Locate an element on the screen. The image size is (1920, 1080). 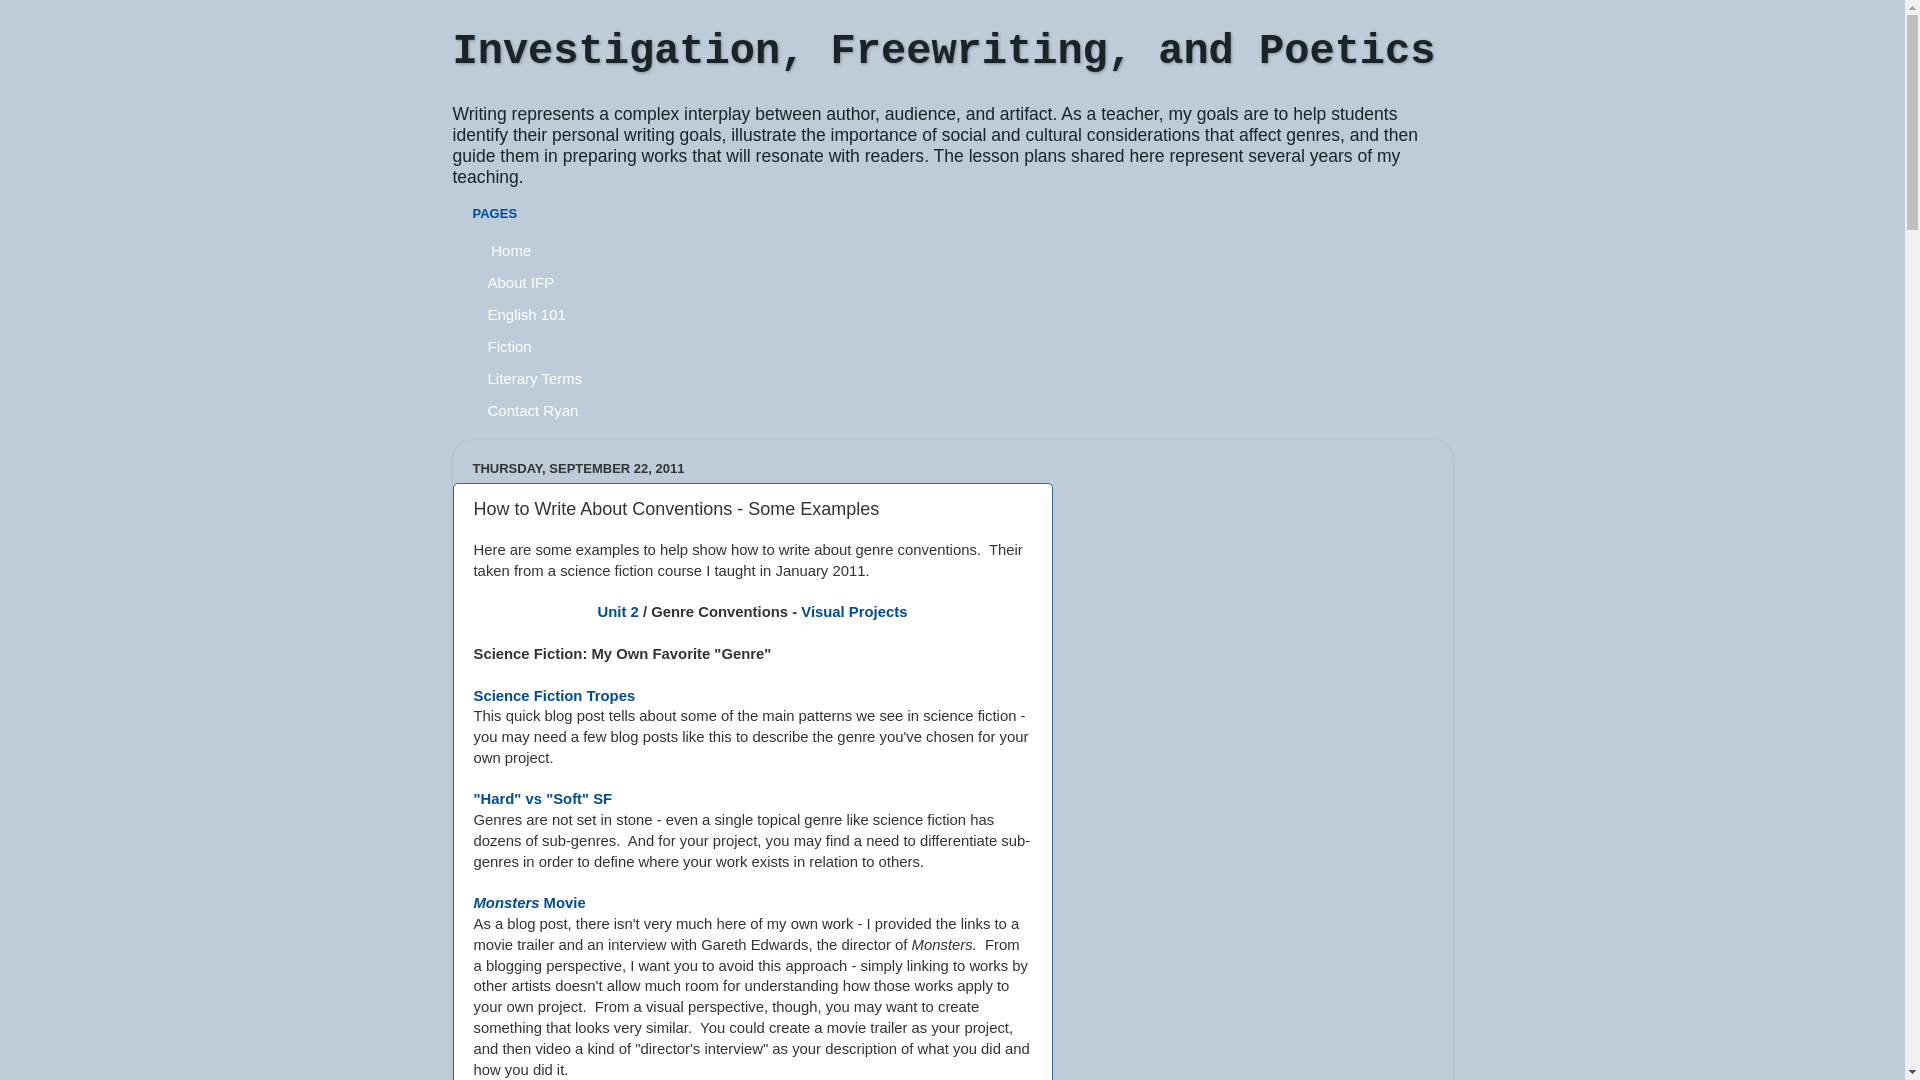
'English 101' is located at coordinates (526, 313).